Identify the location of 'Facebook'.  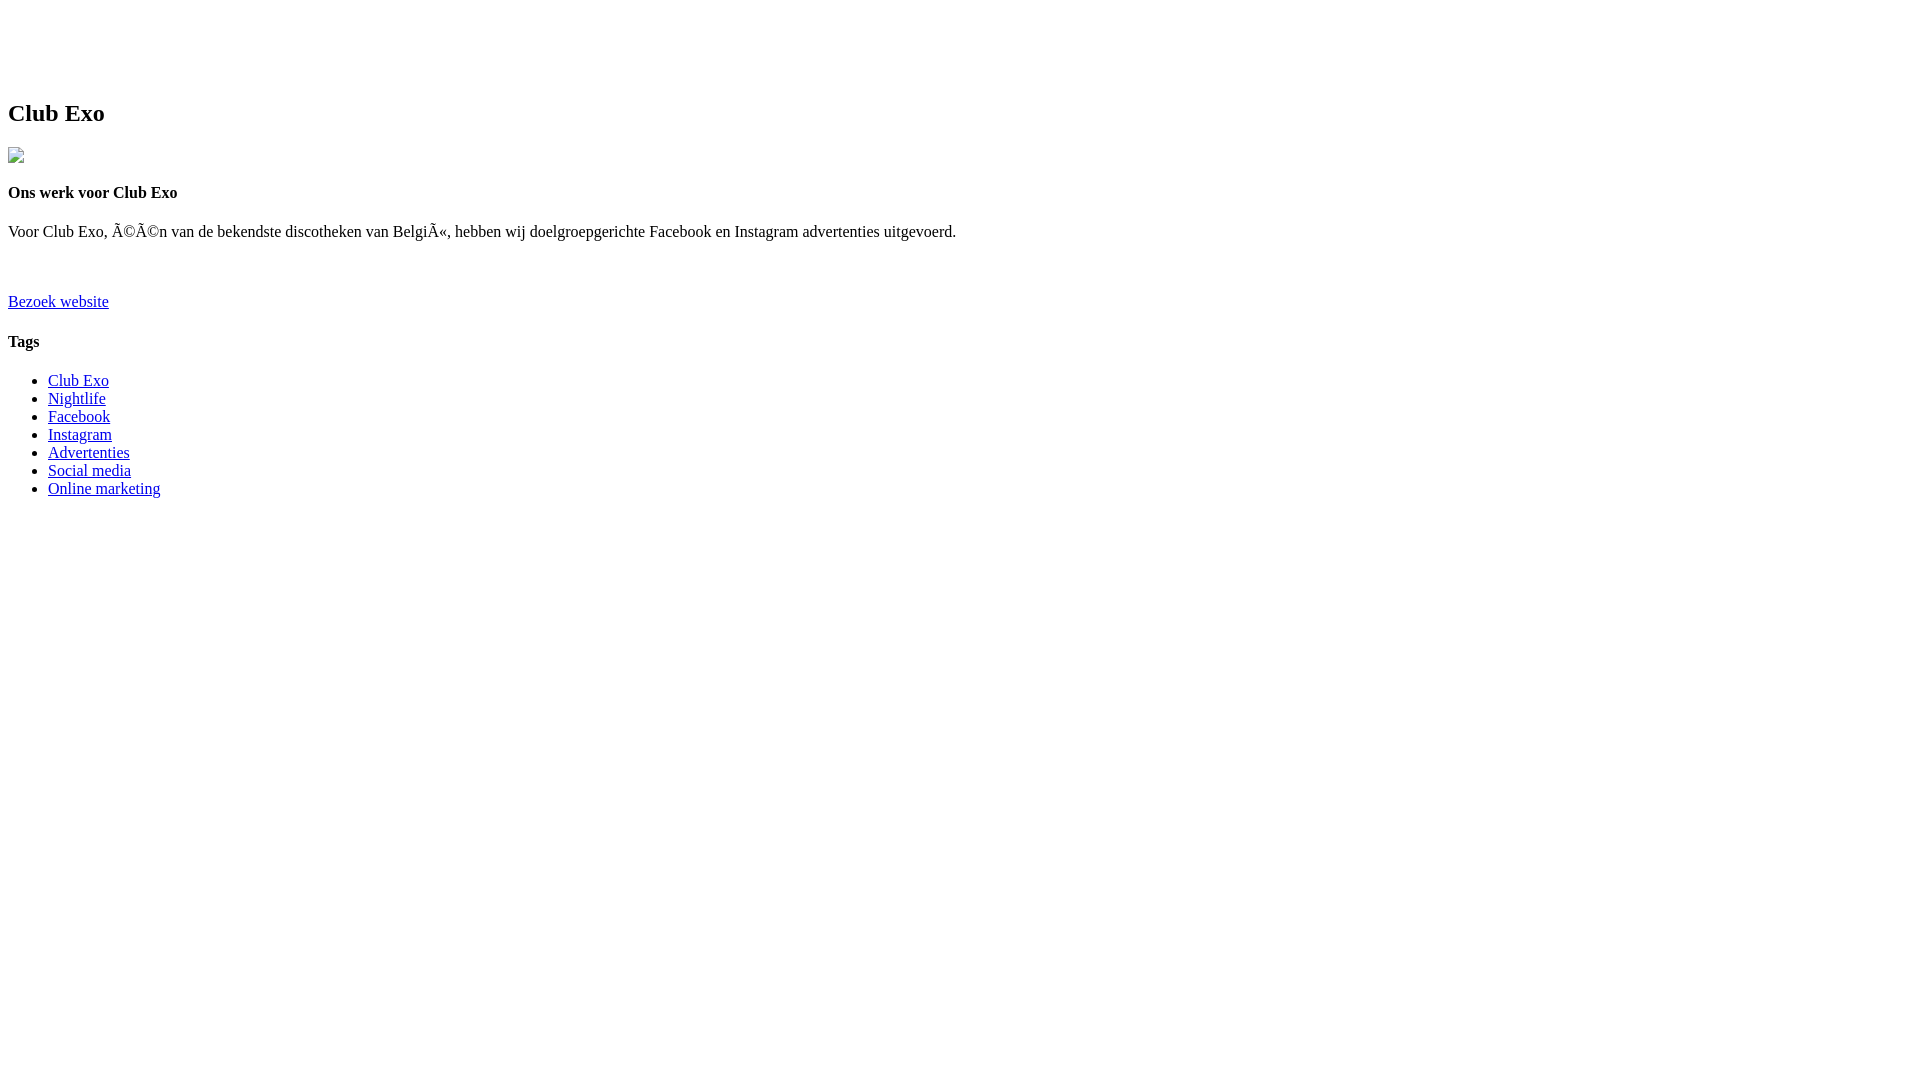
(78, 415).